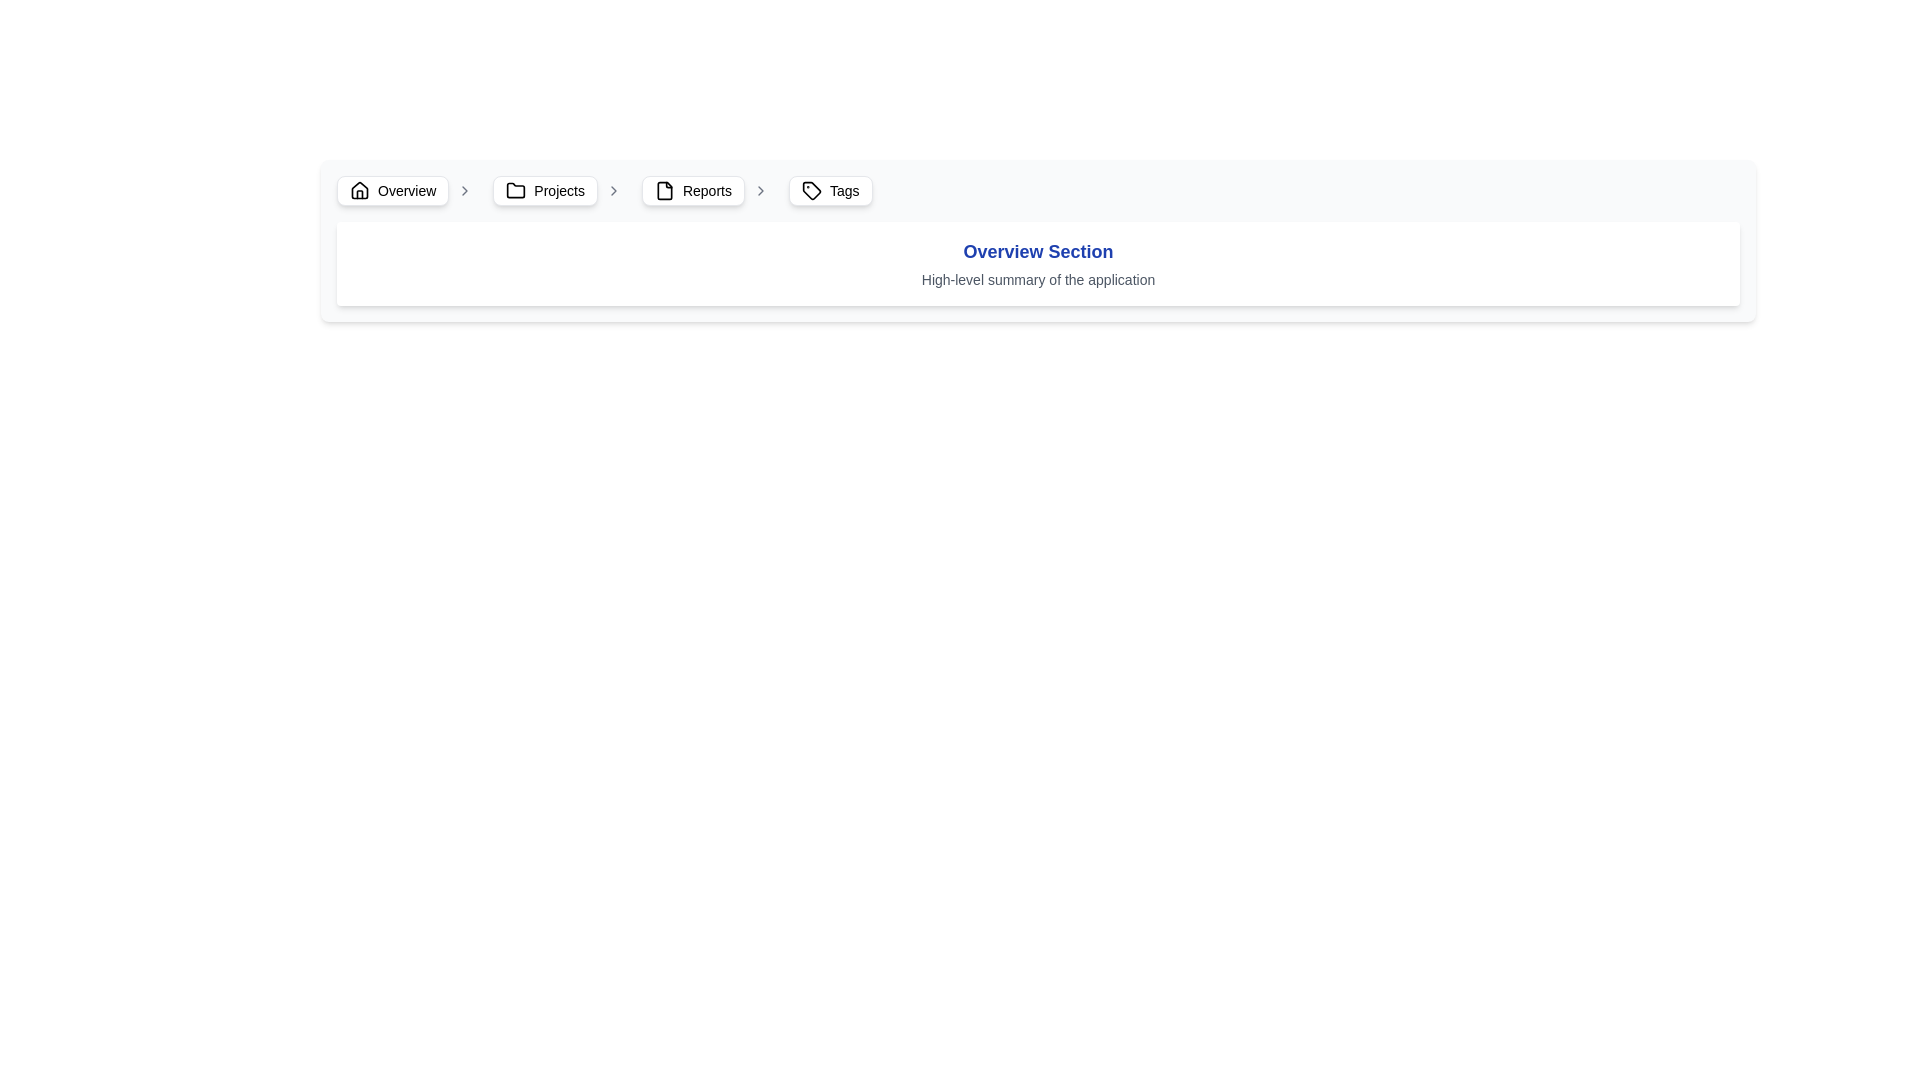  What do you see at coordinates (693, 191) in the screenshot?
I see `the 'Reports' button in the breadcrumb navigation bar, which is styled with rounded corners and a document icon` at bounding box center [693, 191].